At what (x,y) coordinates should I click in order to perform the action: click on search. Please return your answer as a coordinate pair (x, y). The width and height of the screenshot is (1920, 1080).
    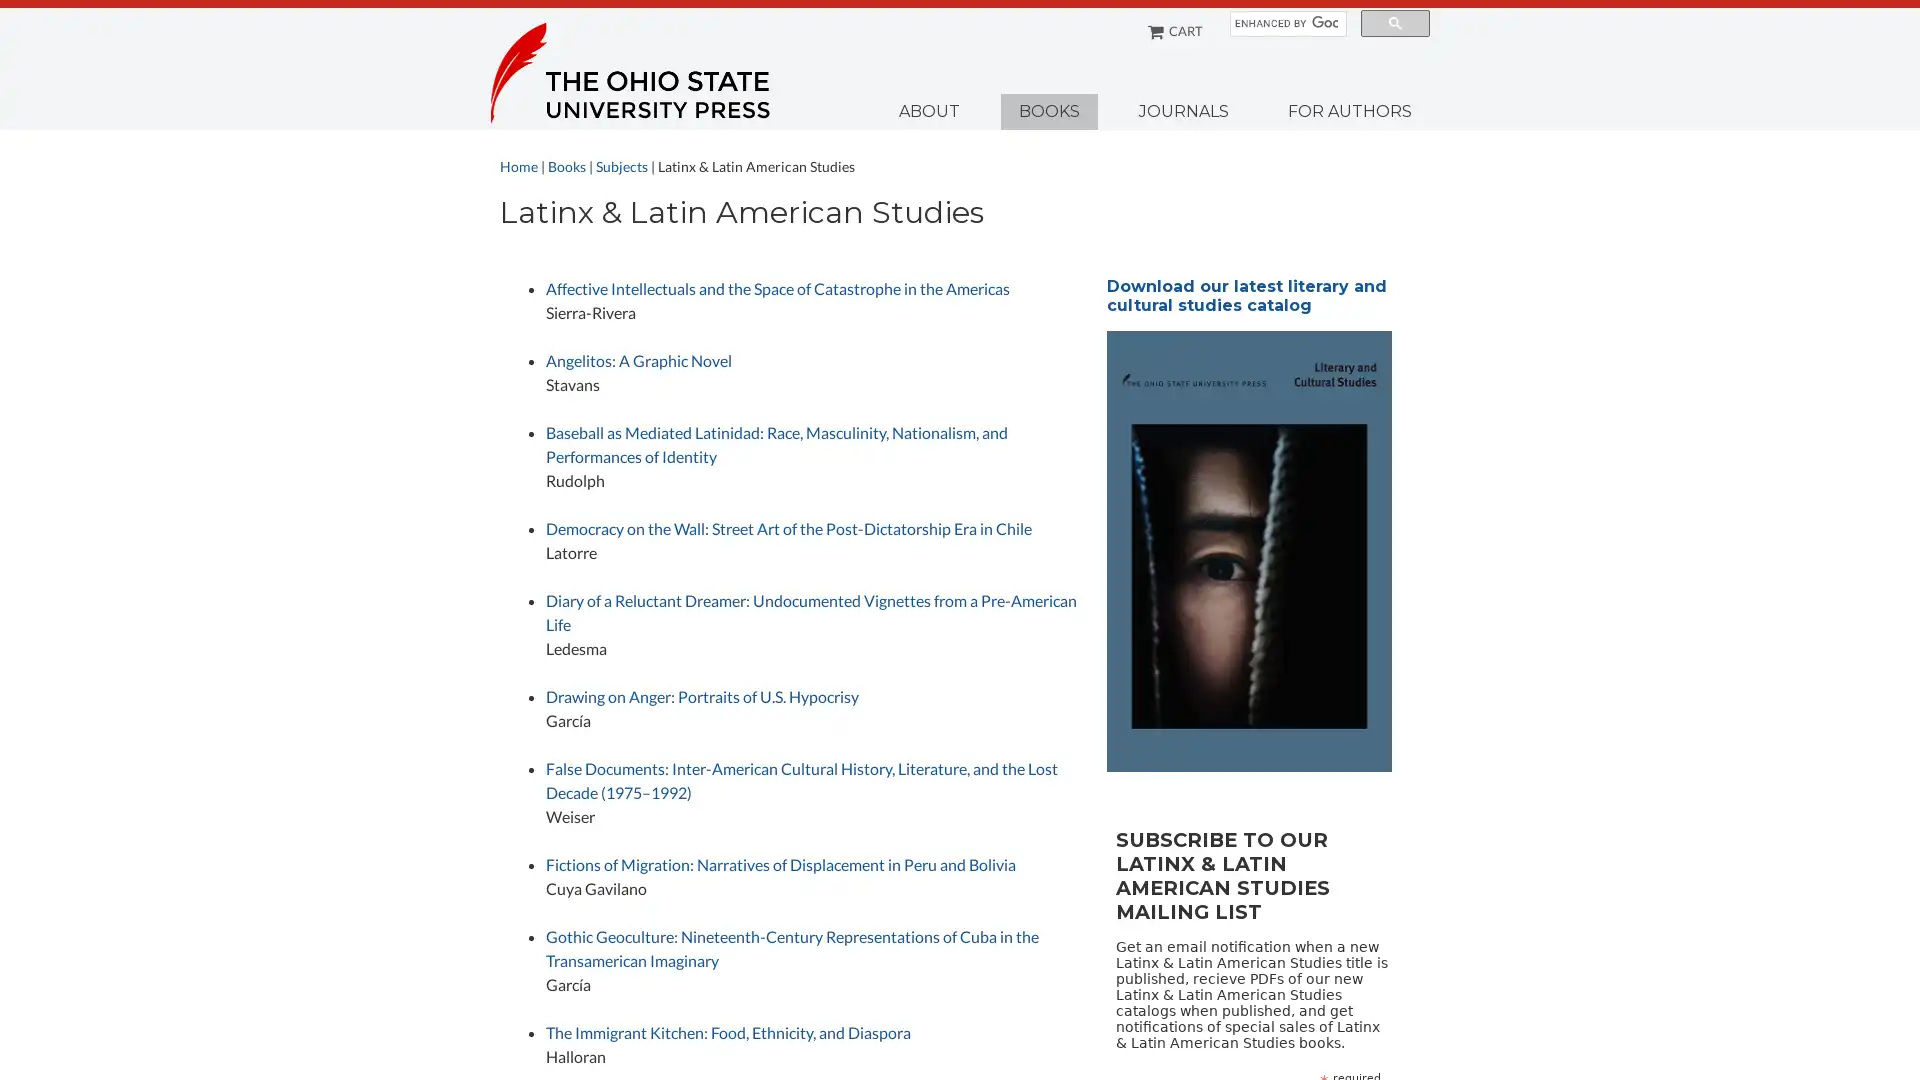
    Looking at the image, I should click on (1394, 23).